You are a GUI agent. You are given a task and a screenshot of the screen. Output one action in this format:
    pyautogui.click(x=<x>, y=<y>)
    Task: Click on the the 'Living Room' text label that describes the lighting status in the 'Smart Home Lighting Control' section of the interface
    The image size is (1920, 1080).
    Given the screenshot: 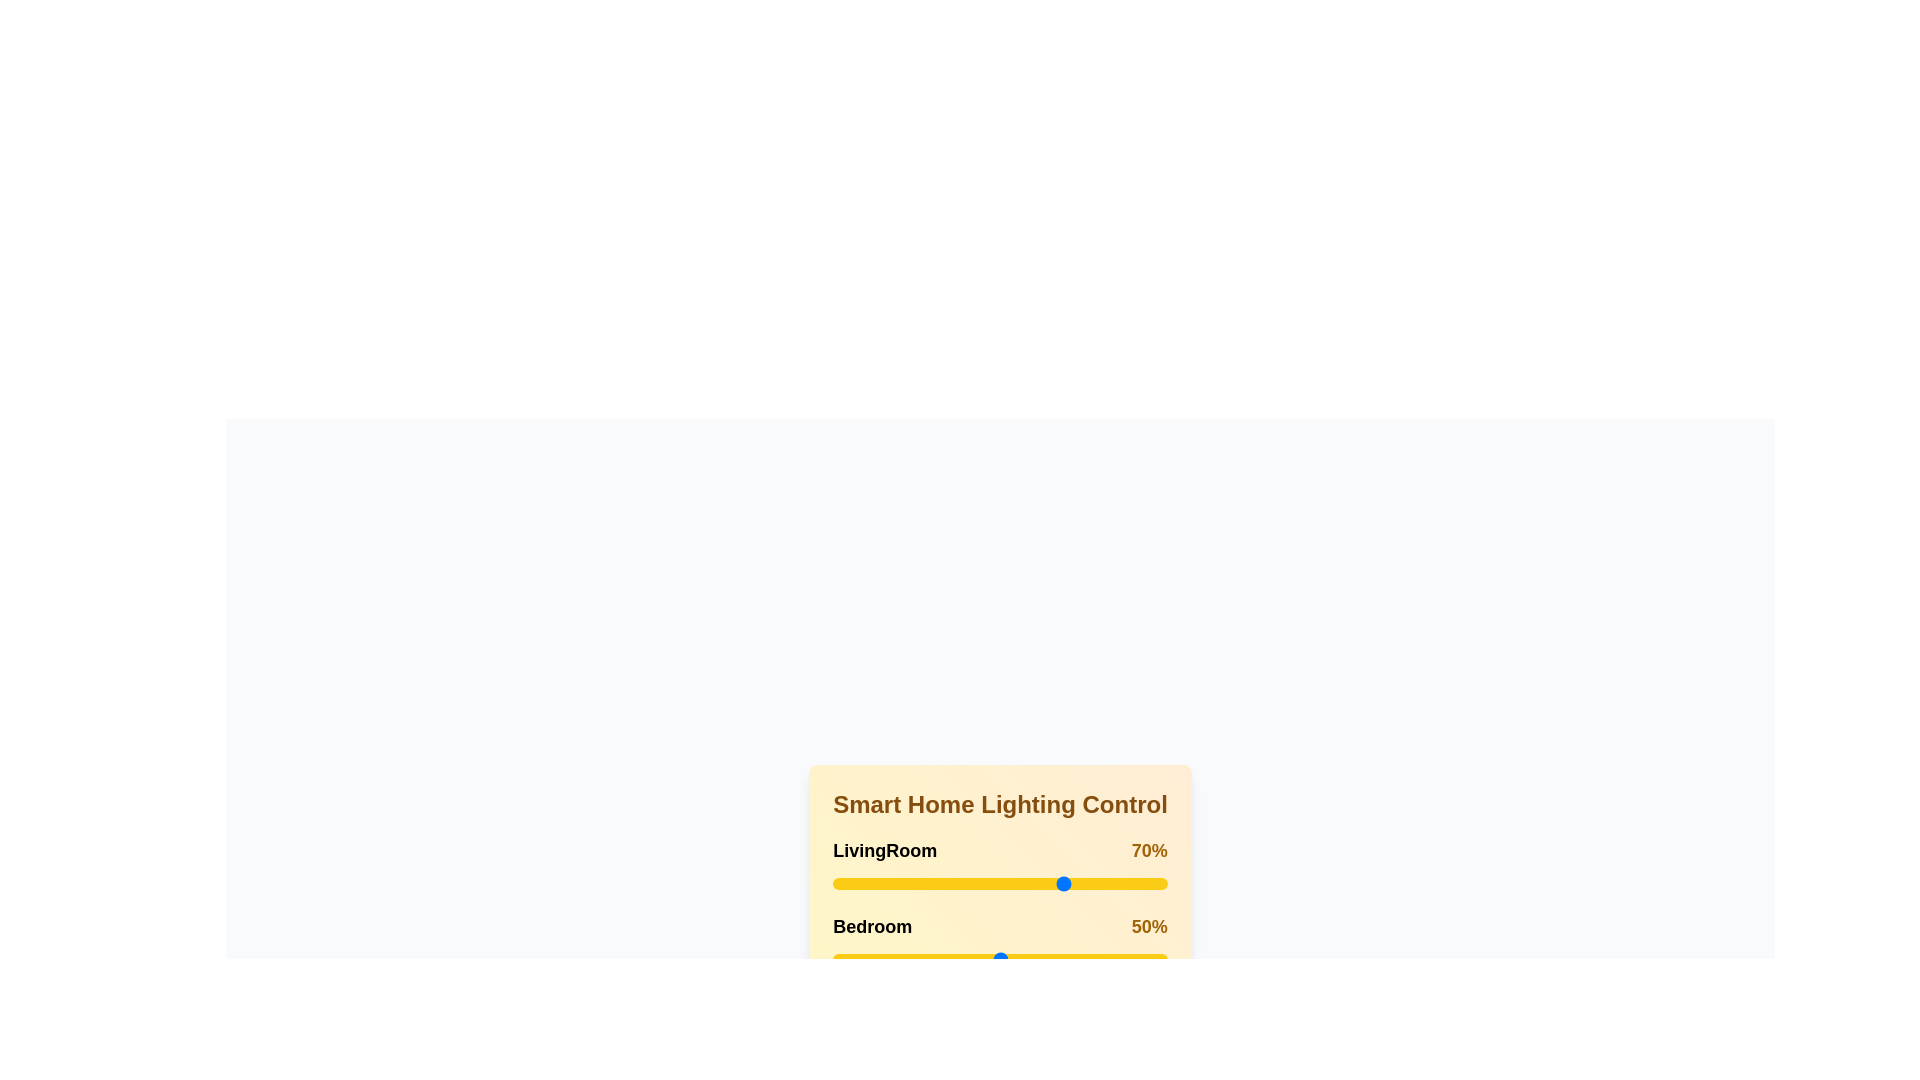 What is the action you would take?
    pyautogui.click(x=884, y=851)
    